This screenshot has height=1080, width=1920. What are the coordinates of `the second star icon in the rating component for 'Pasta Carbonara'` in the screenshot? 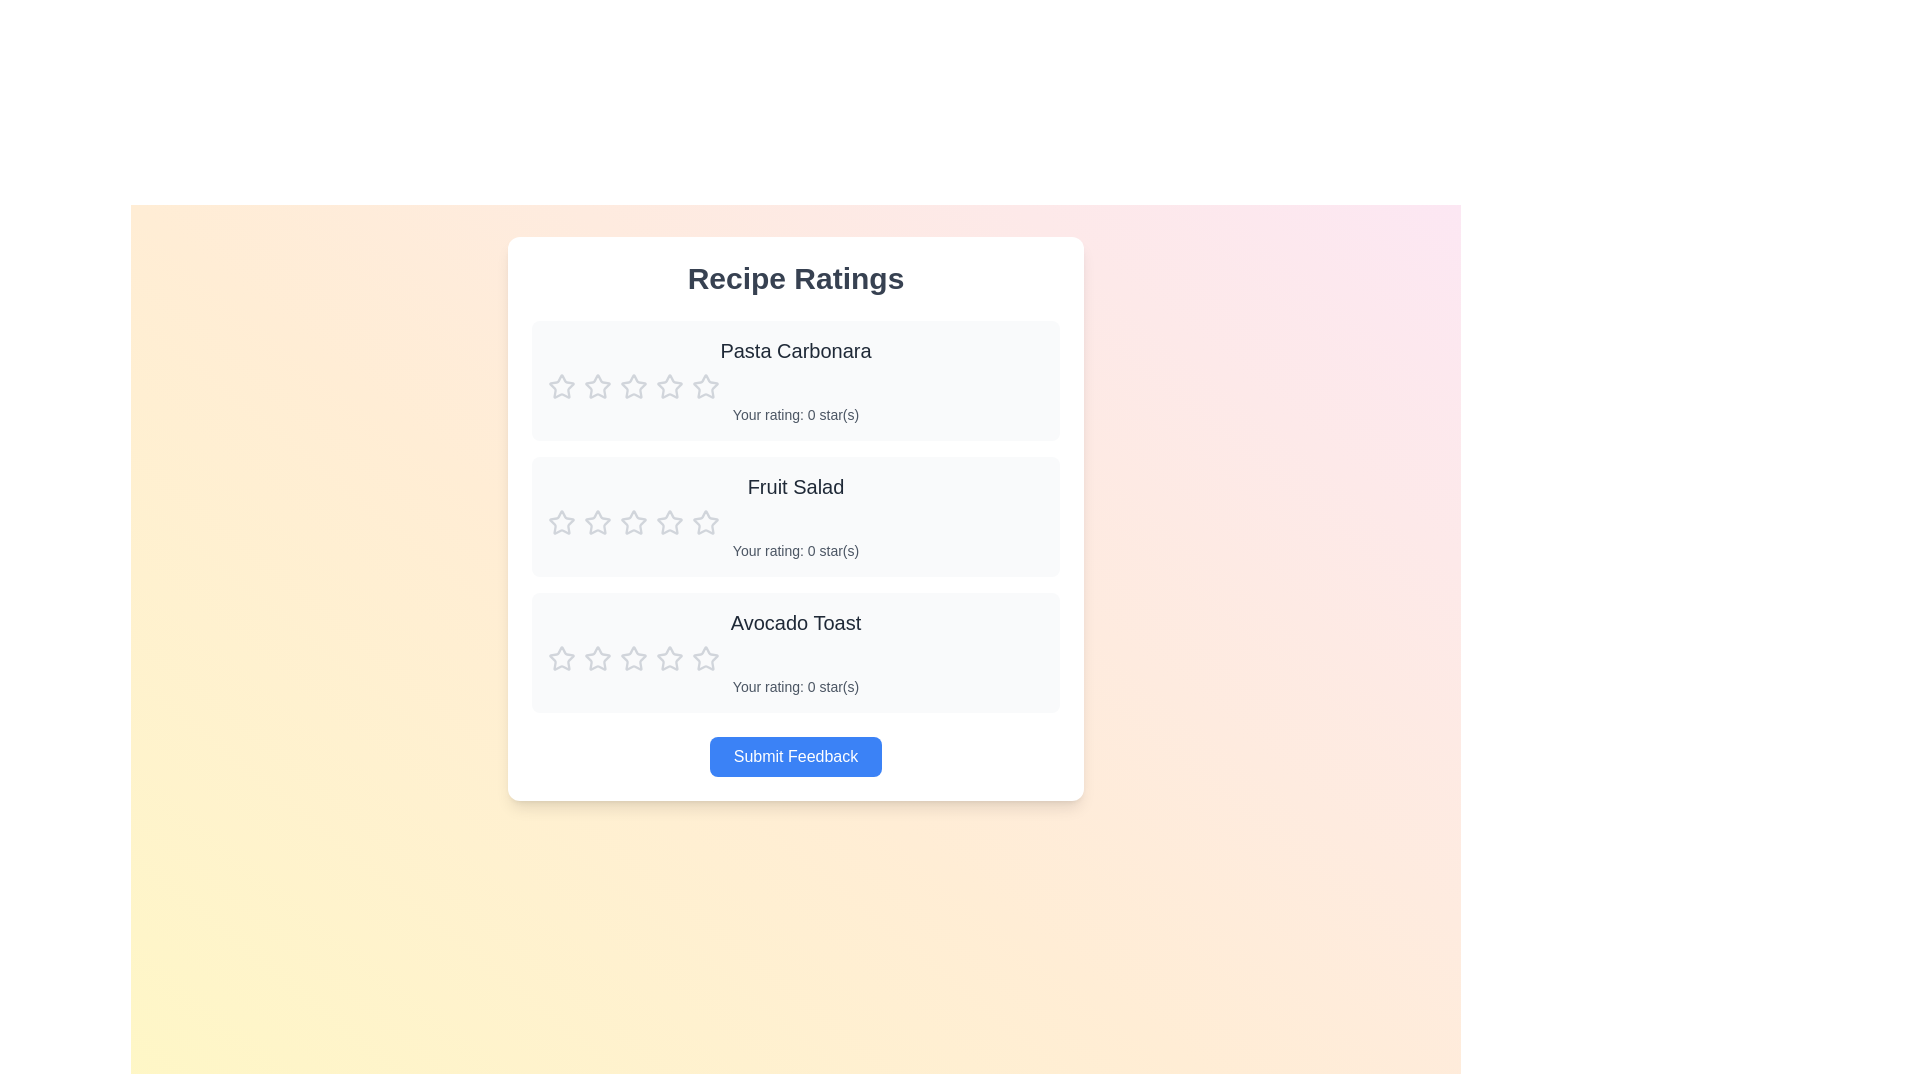 It's located at (705, 385).